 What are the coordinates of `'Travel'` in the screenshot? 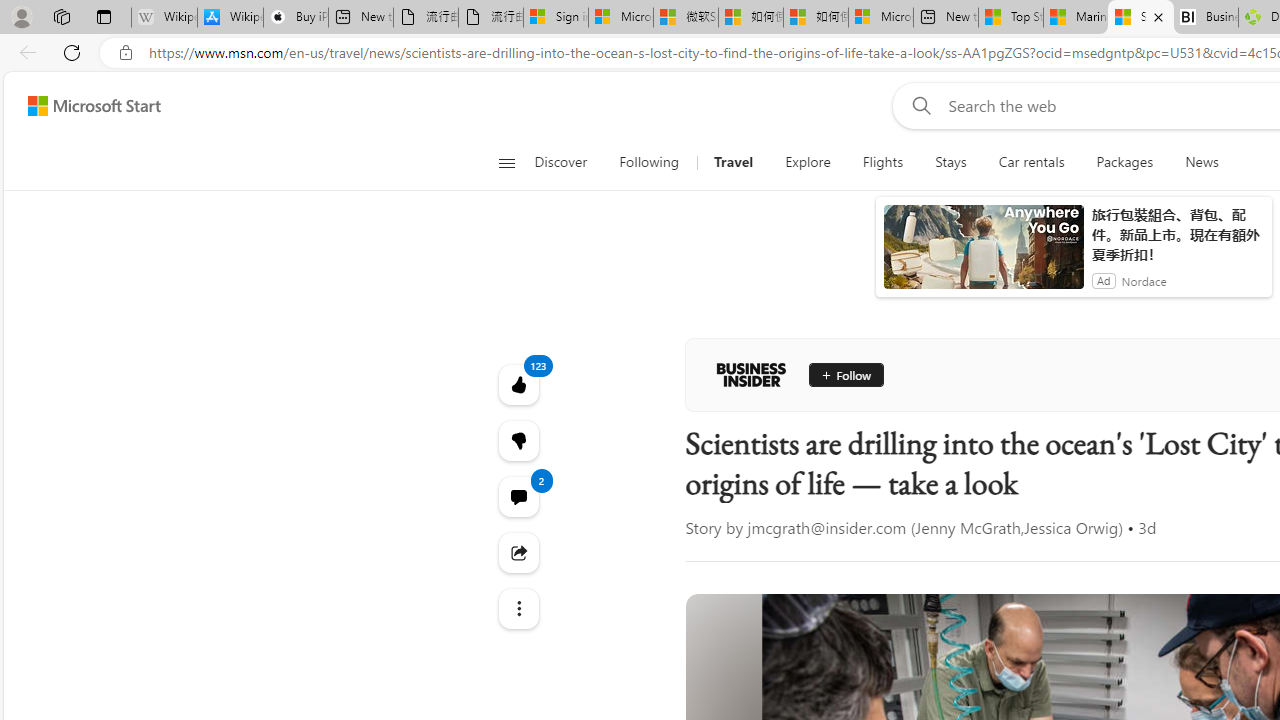 It's located at (732, 162).